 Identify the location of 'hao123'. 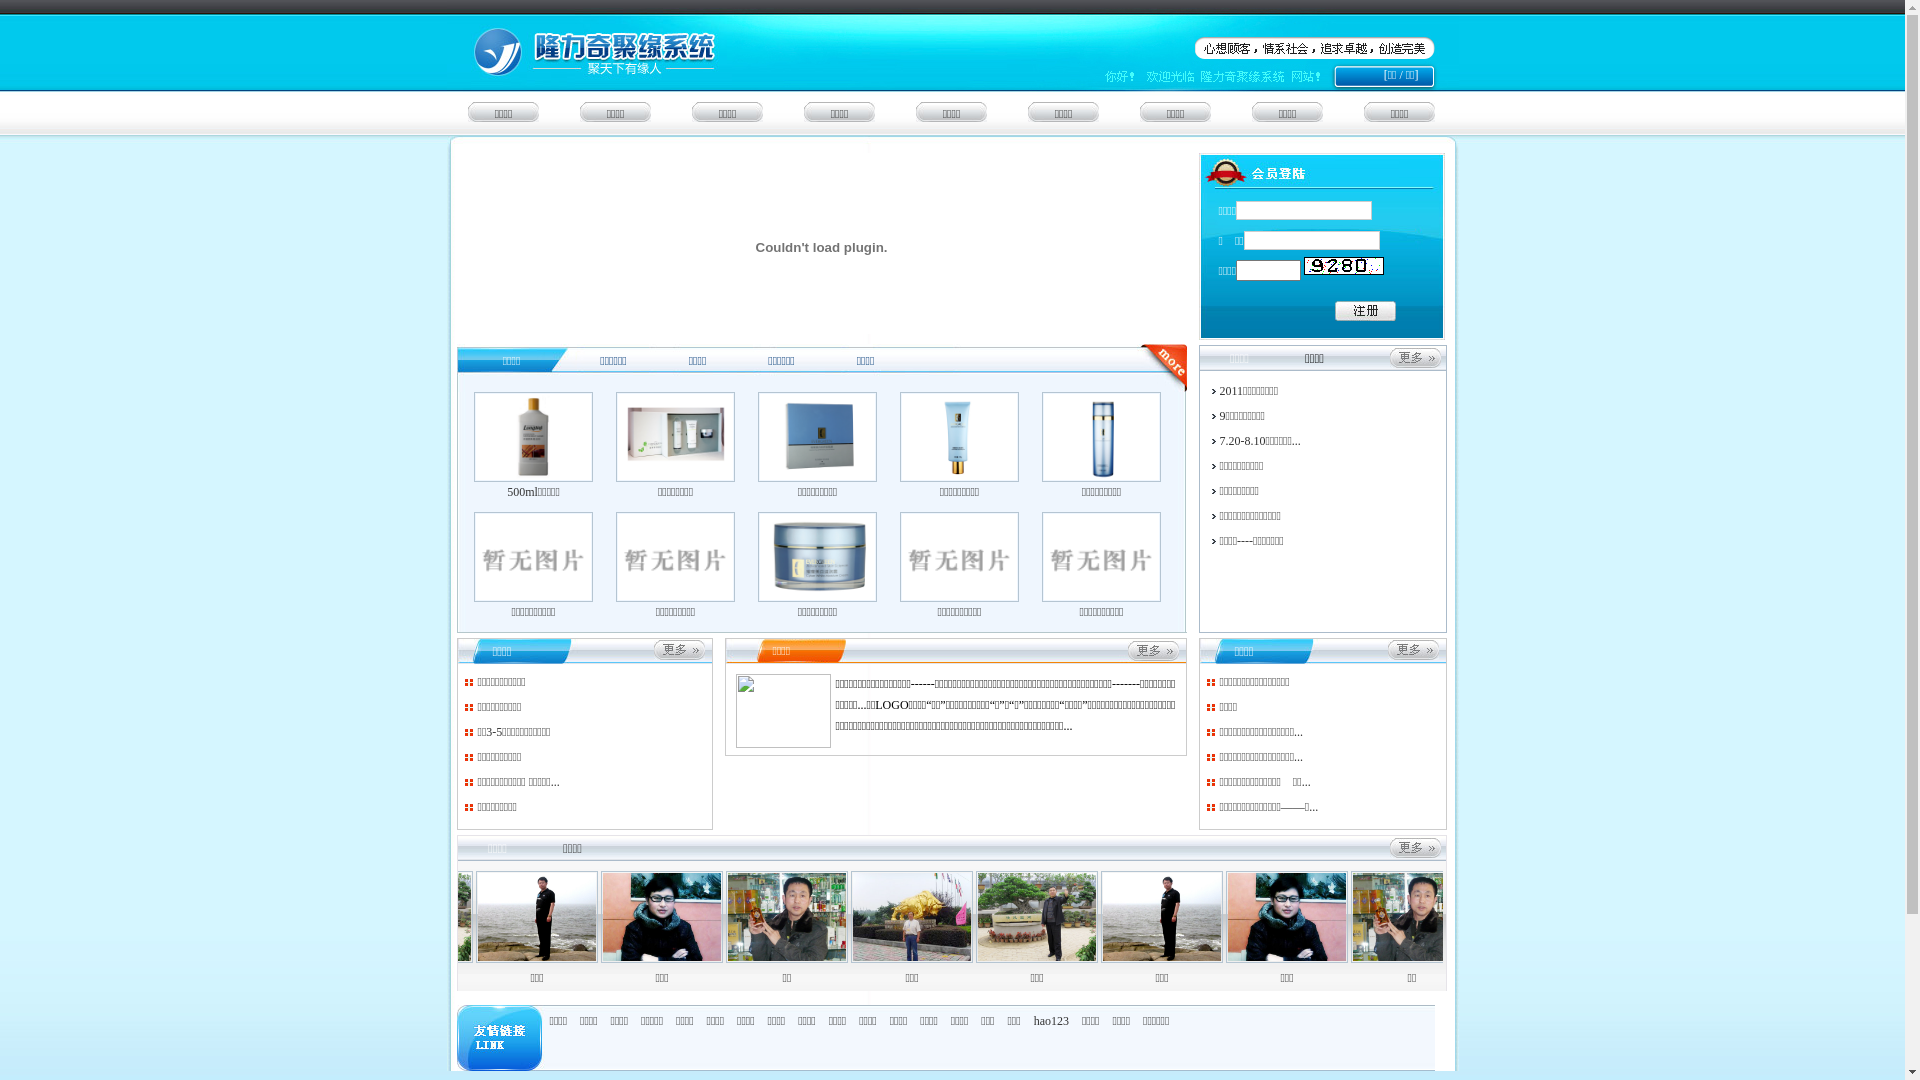
(1050, 1021).